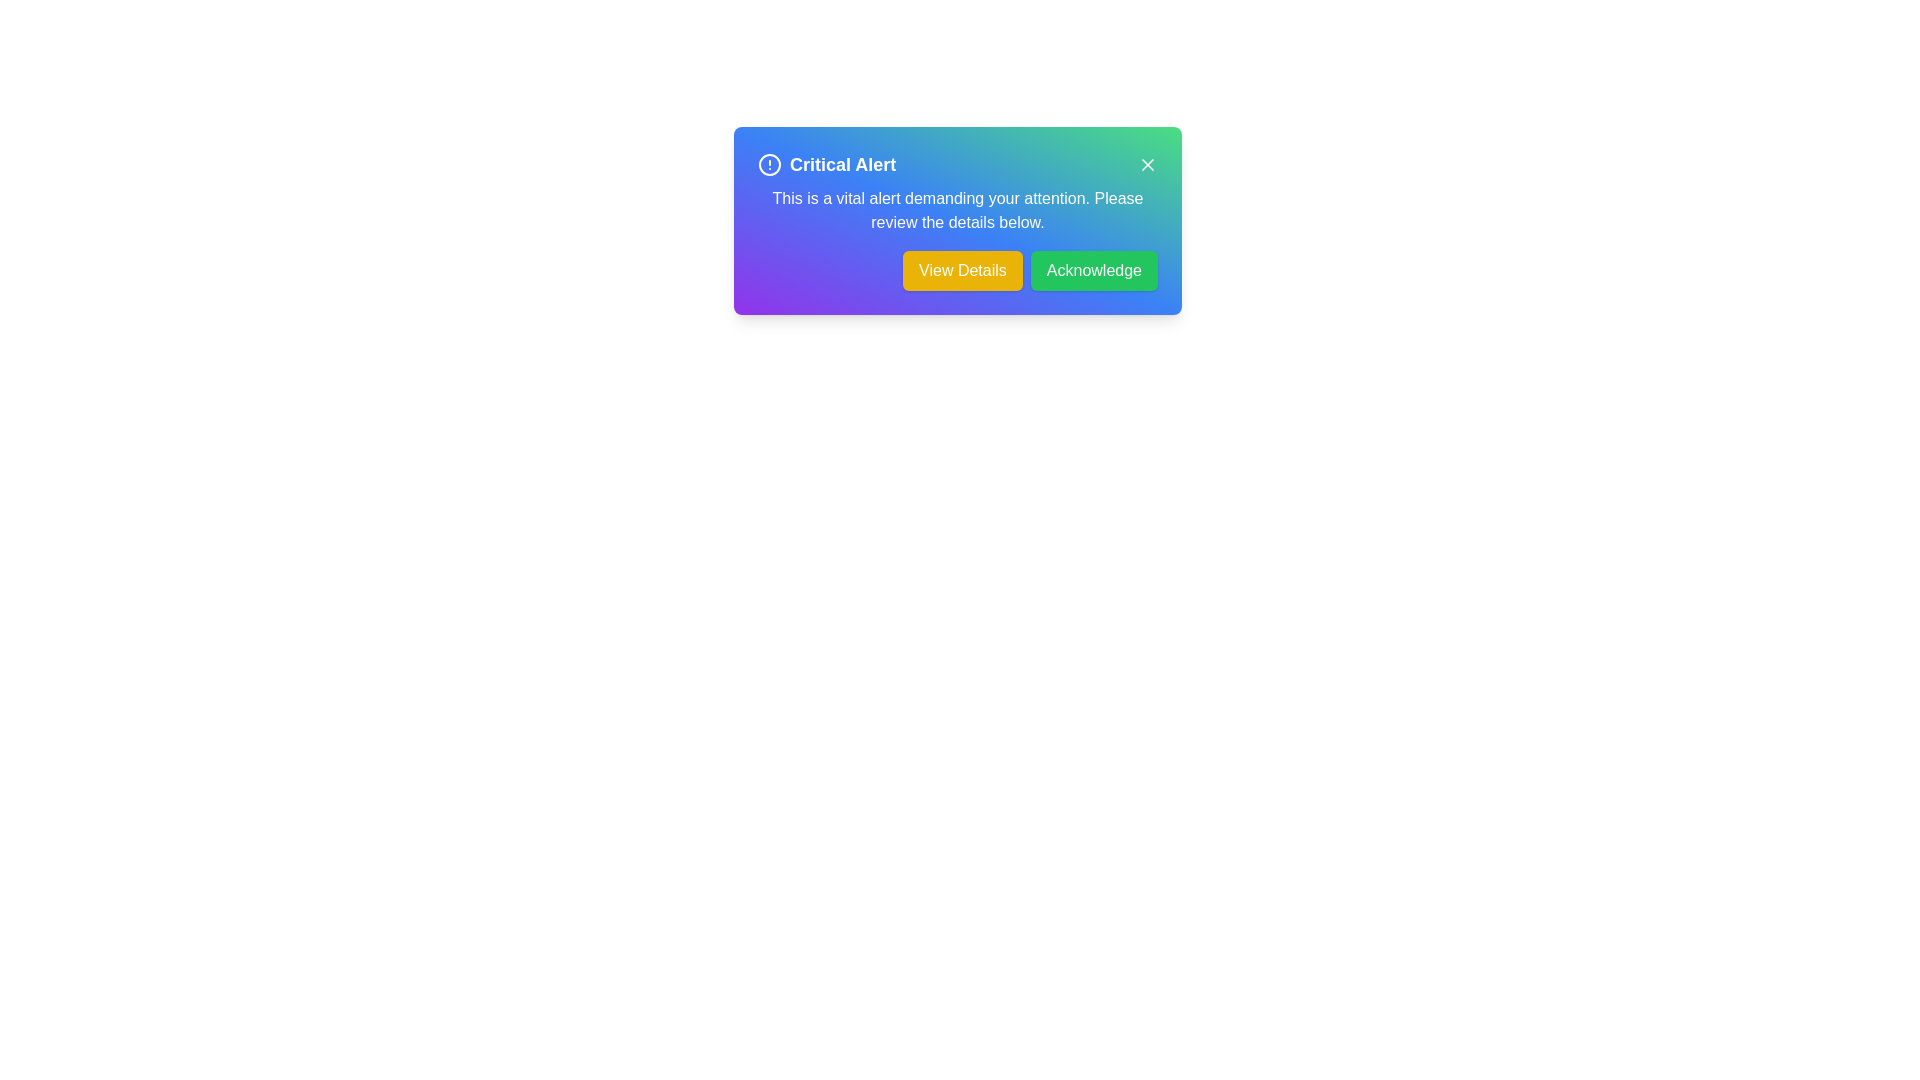 The width and height of the screenshot is (1920, 1080). I want to click on bolded text 'Critical Alert' displayed in the notification box, which is located to the right of an alert icon at the top section of the notification component, so click(843, 164).